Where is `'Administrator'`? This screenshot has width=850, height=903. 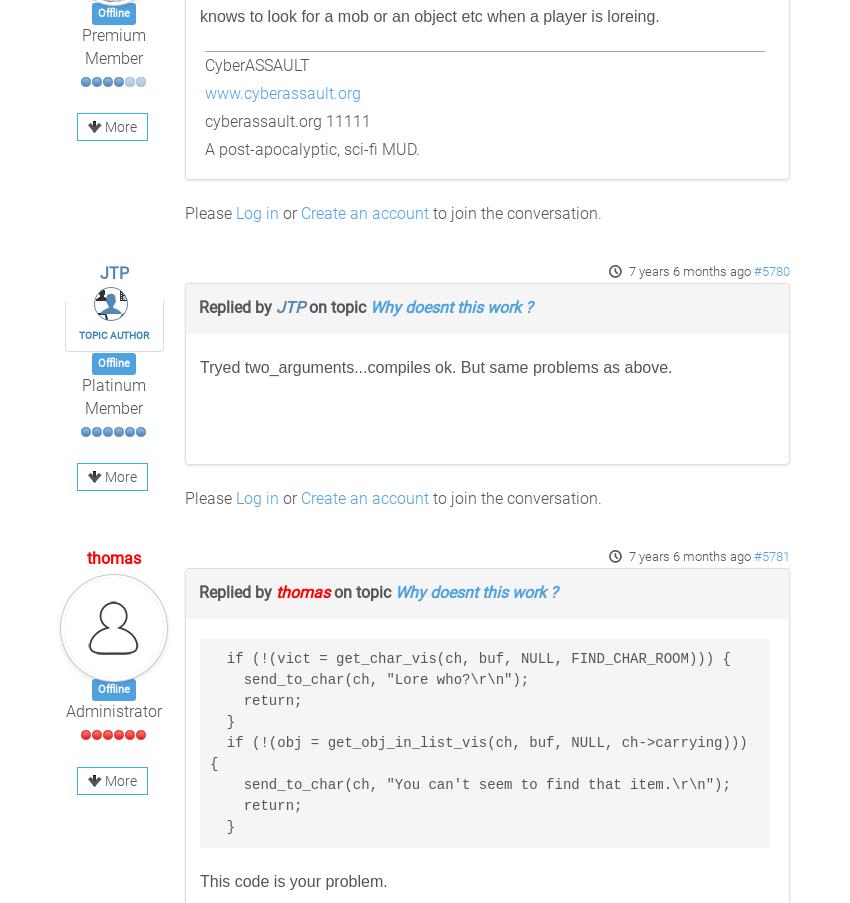
'Administrator' is located at coordinates (112, 711).